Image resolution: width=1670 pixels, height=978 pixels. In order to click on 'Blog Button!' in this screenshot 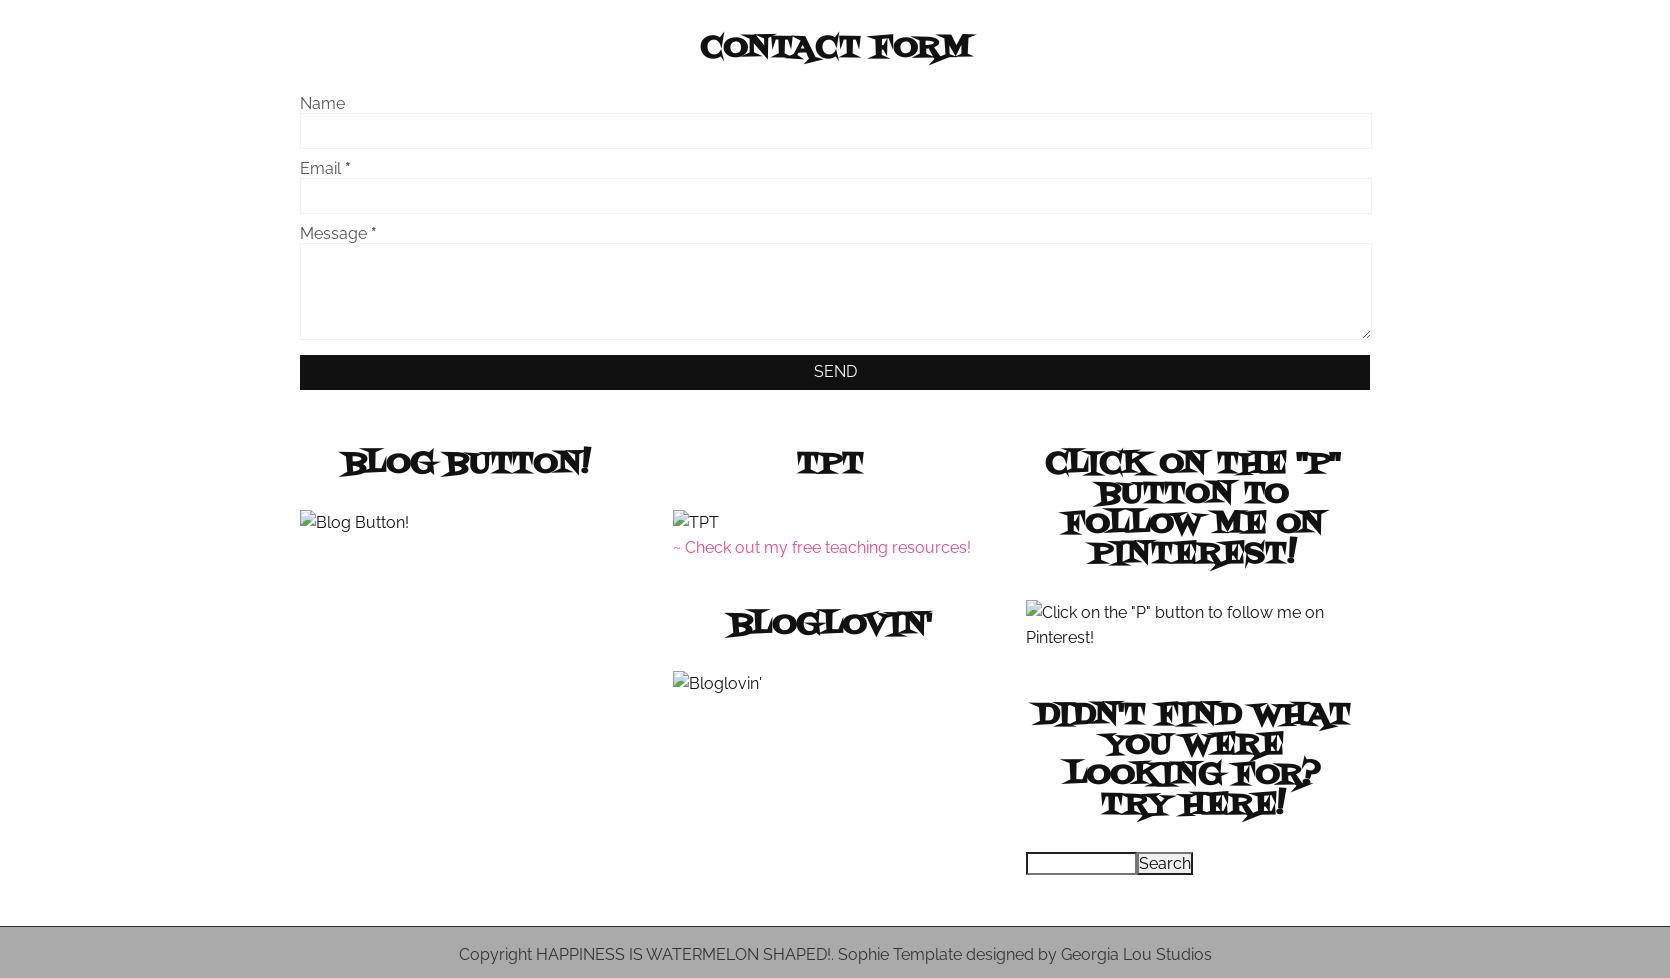, I will do `click(465, 462)`.